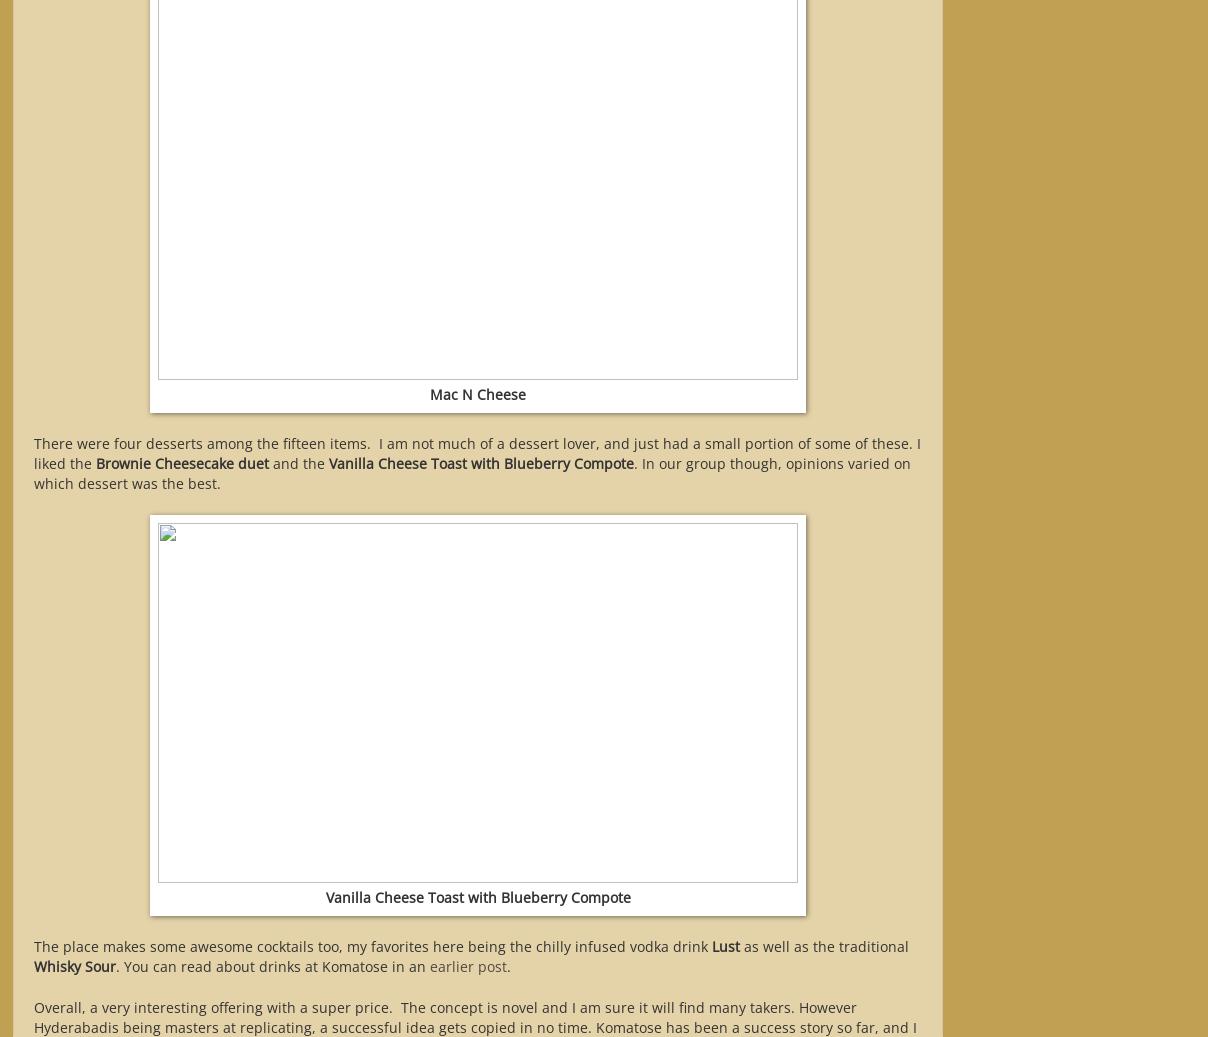 This screenshot has width=1208, height=1037. Describe the element at coordinates (824, 945) in the screenshot. I see `'as well as the traditional'` at that location.